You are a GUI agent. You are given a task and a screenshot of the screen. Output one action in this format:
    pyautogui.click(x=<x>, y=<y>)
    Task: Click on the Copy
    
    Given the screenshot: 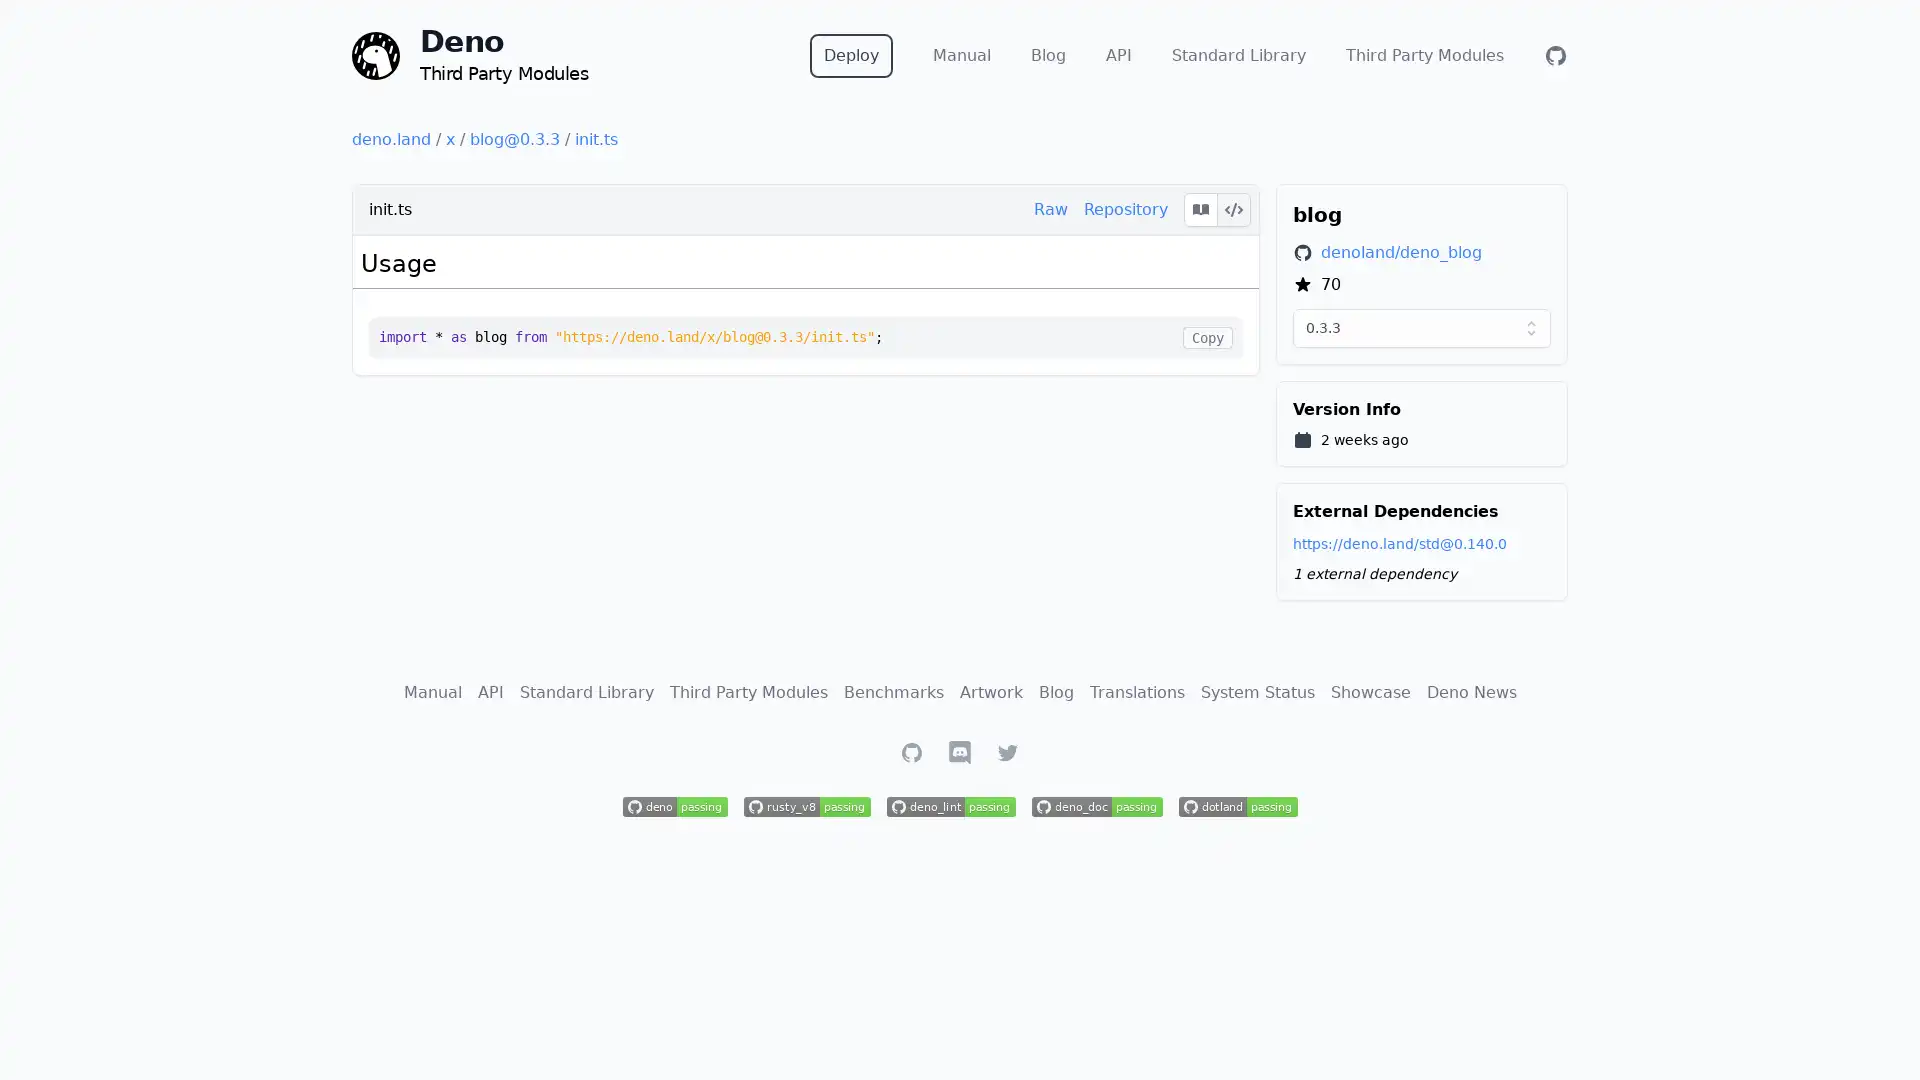 What is the action you would take?
    pyautogui.click(x=1207, y=337)
    